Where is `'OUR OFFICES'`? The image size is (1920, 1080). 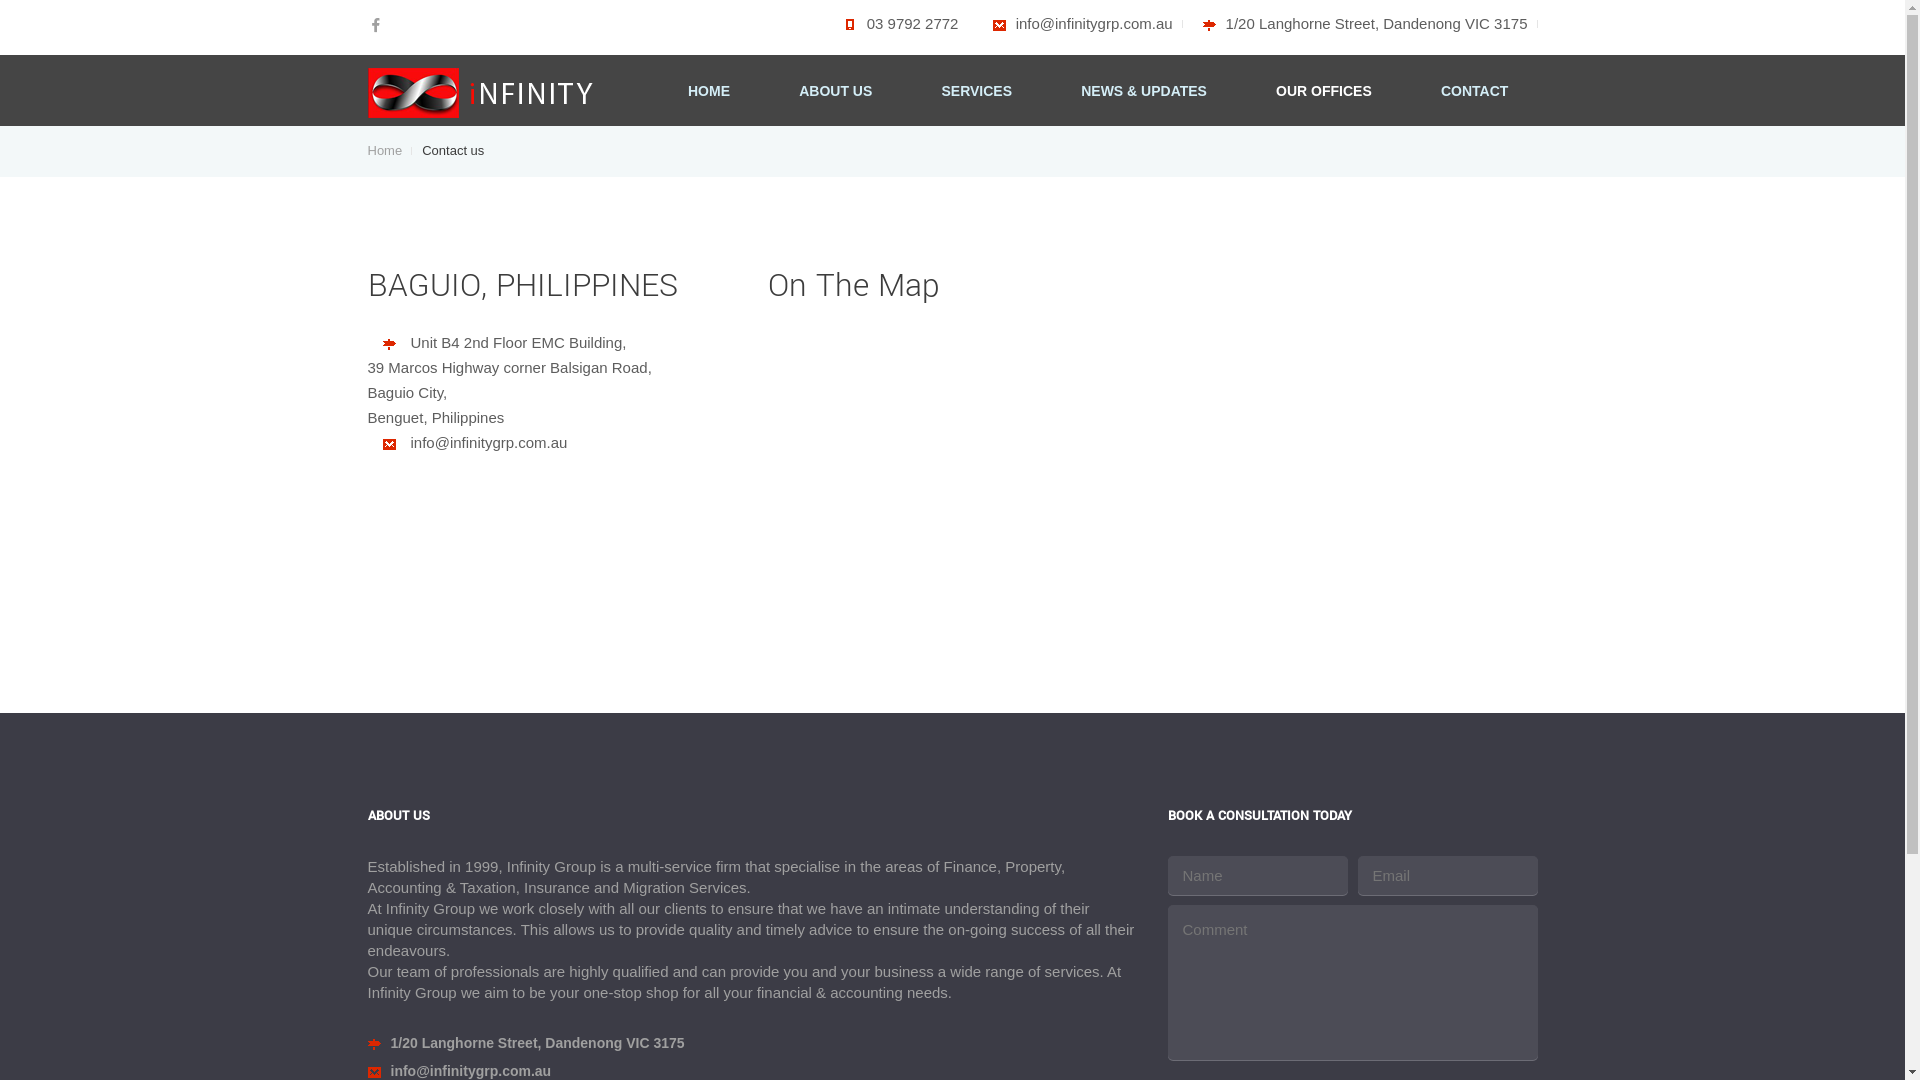 'OUR OFFICES' is located at coordinates (1275, 92).